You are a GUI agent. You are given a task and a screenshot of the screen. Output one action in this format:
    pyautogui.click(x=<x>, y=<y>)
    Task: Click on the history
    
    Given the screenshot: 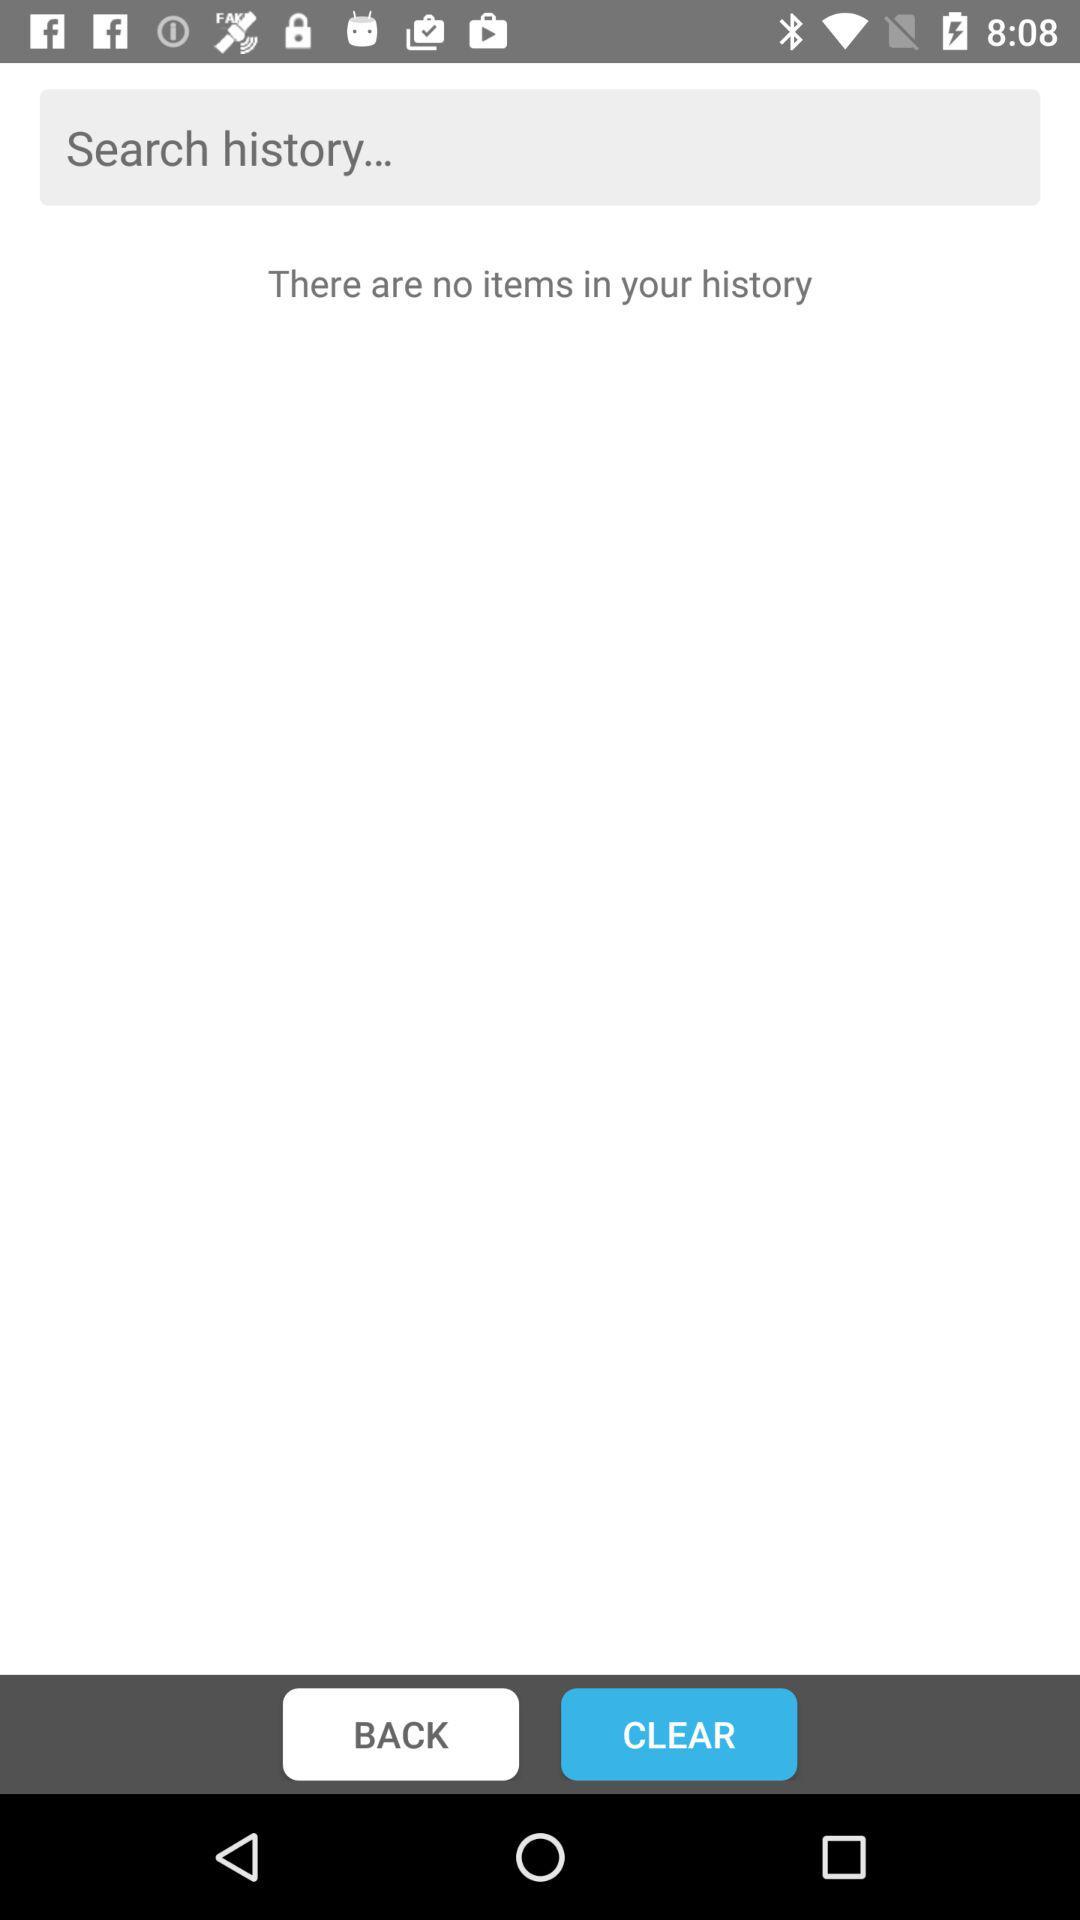 What is the action you would take?
    pyautogui.click(x=540, y=146)
    